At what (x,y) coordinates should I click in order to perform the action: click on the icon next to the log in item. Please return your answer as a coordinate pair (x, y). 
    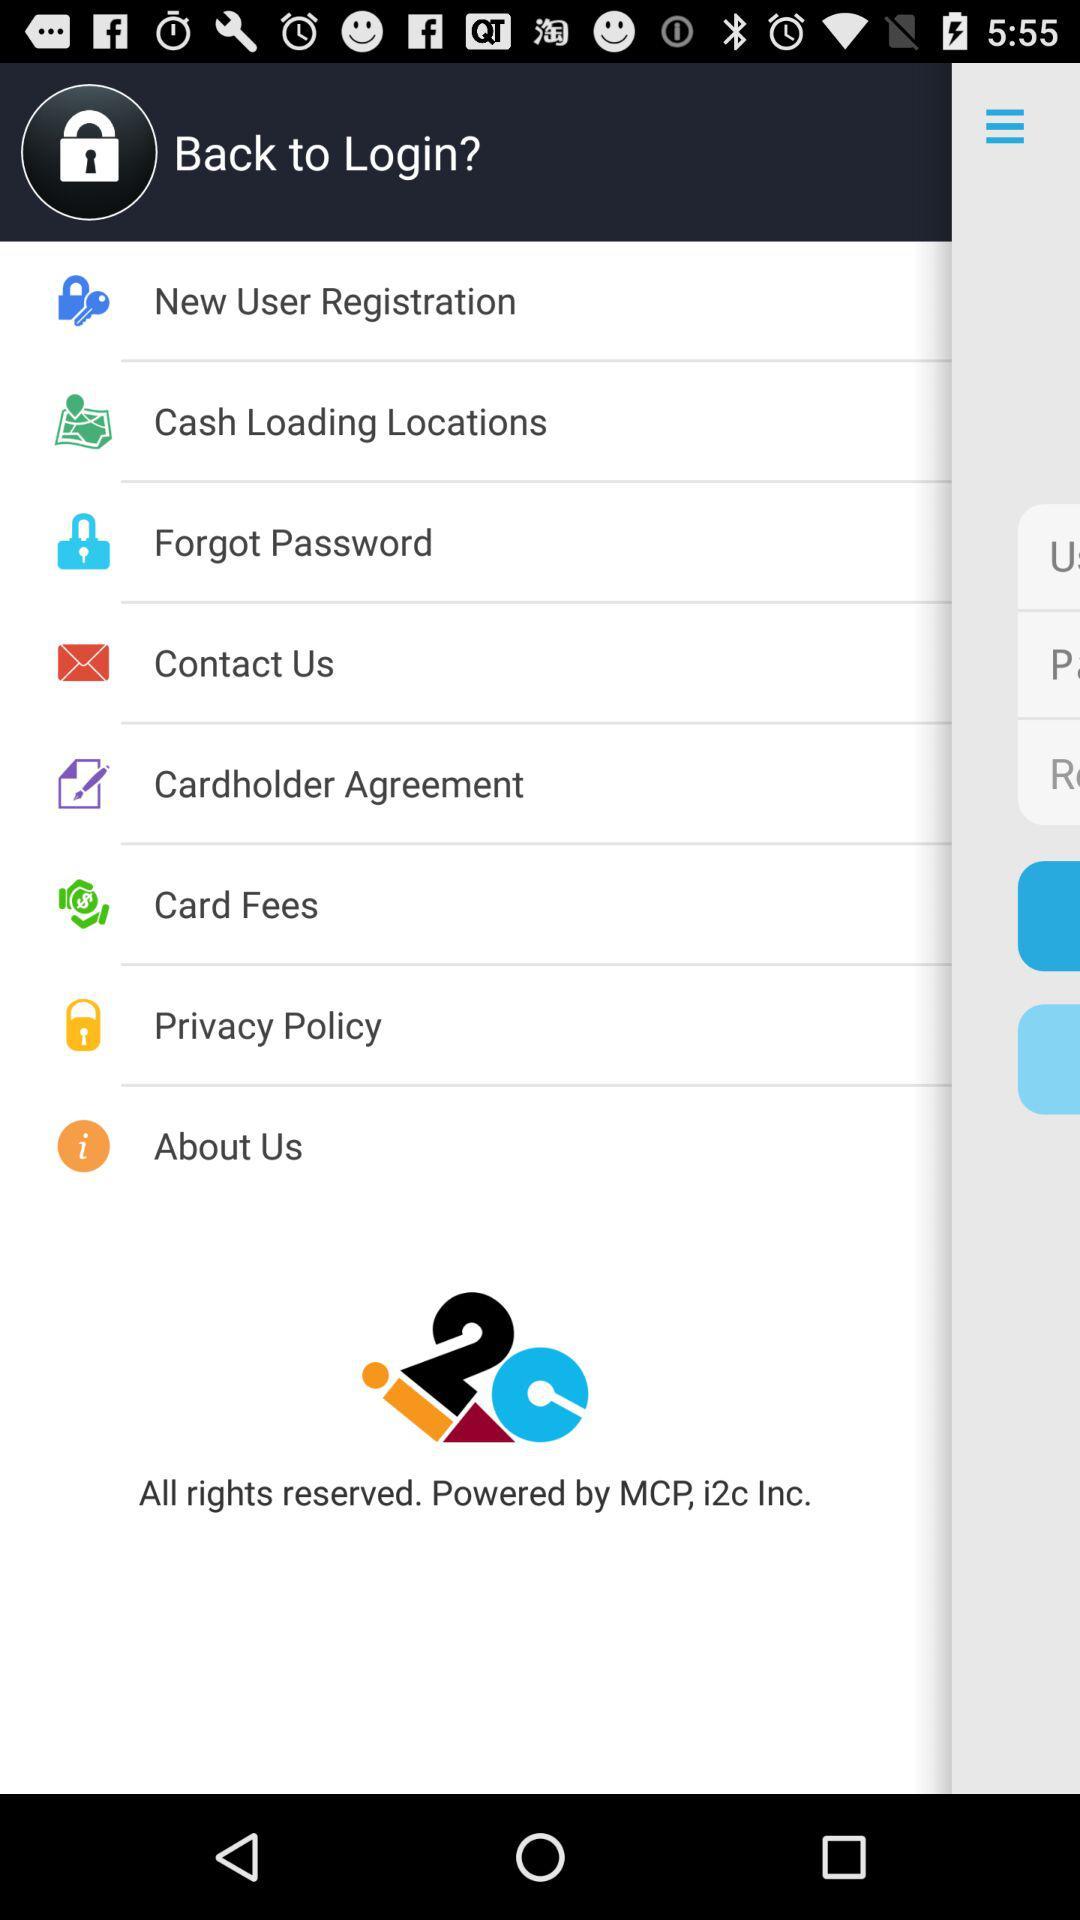
    Looking at the image, I should click on (552, 902).